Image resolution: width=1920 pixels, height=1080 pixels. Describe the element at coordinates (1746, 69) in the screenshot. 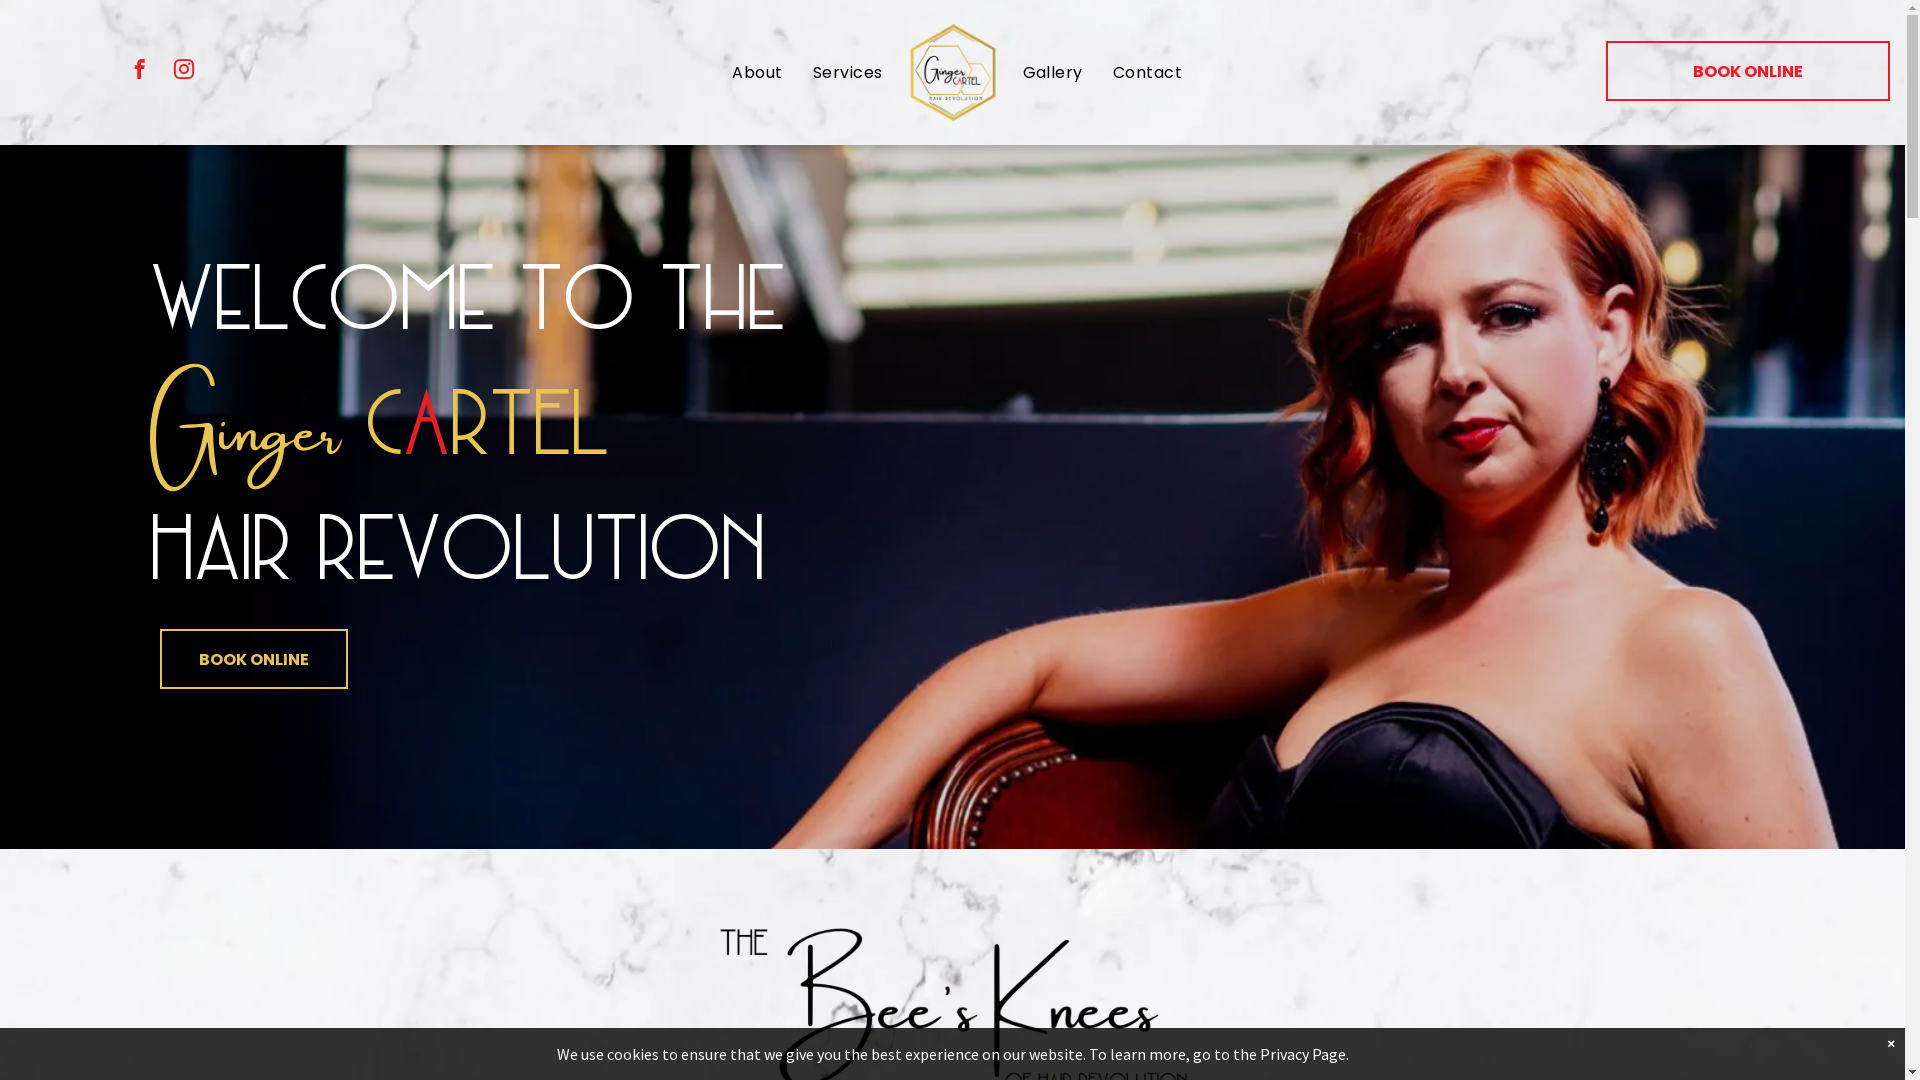

I see `'BOOK ONLINE'` at that location.